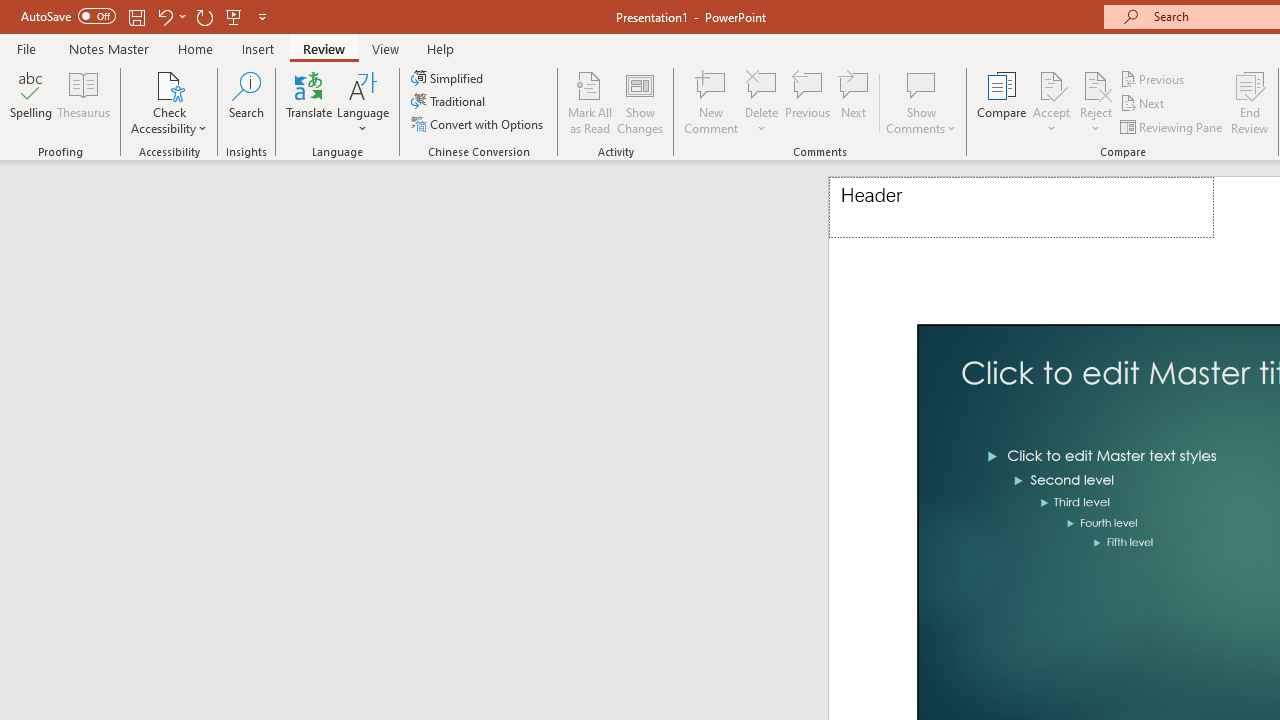 The image size is (1280, 720). I want to click on 'Reject', so click(1095, 103).